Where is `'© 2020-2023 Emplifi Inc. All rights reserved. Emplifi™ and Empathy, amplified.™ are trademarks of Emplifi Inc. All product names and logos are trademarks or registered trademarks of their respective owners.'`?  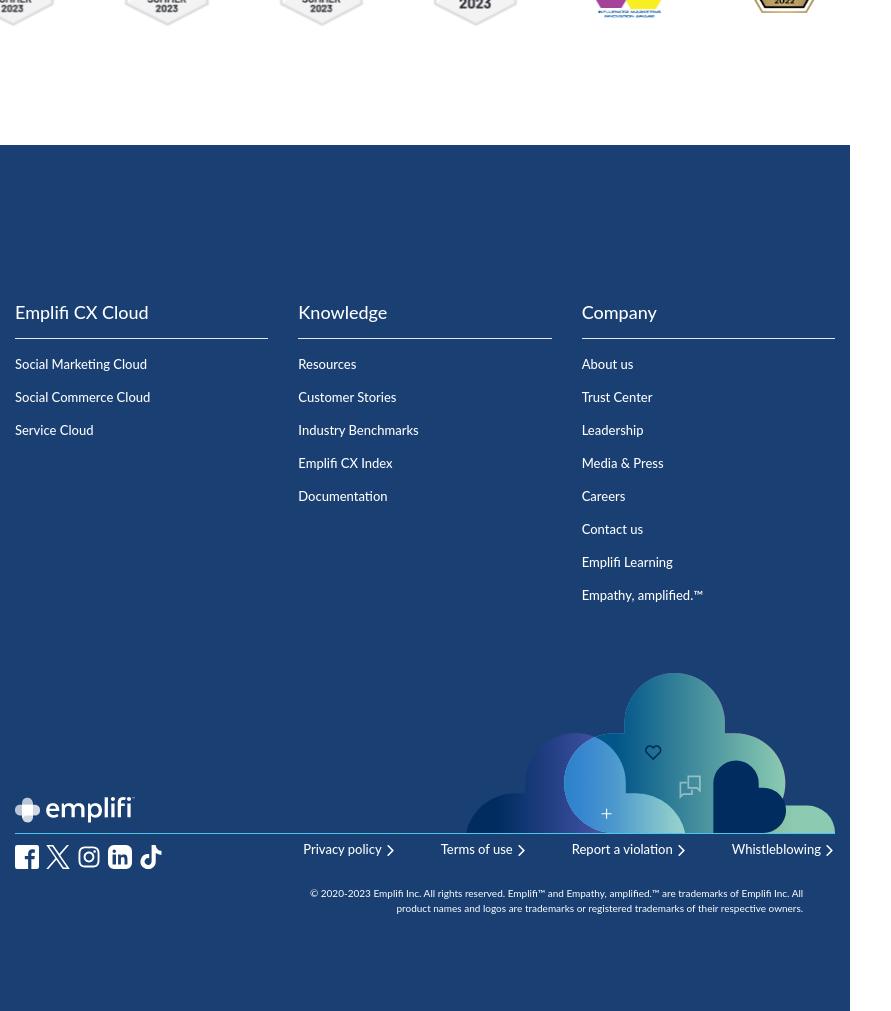 '© 2020-2023 Emplifi Inc. All rights reserved. Emplifi™ and Empathy, amplified.™ are trademarks of Emplifi Inc. All product names and logos are trademarks or registered trademarks of their respective owners.' is located at coordinates (555, 901).